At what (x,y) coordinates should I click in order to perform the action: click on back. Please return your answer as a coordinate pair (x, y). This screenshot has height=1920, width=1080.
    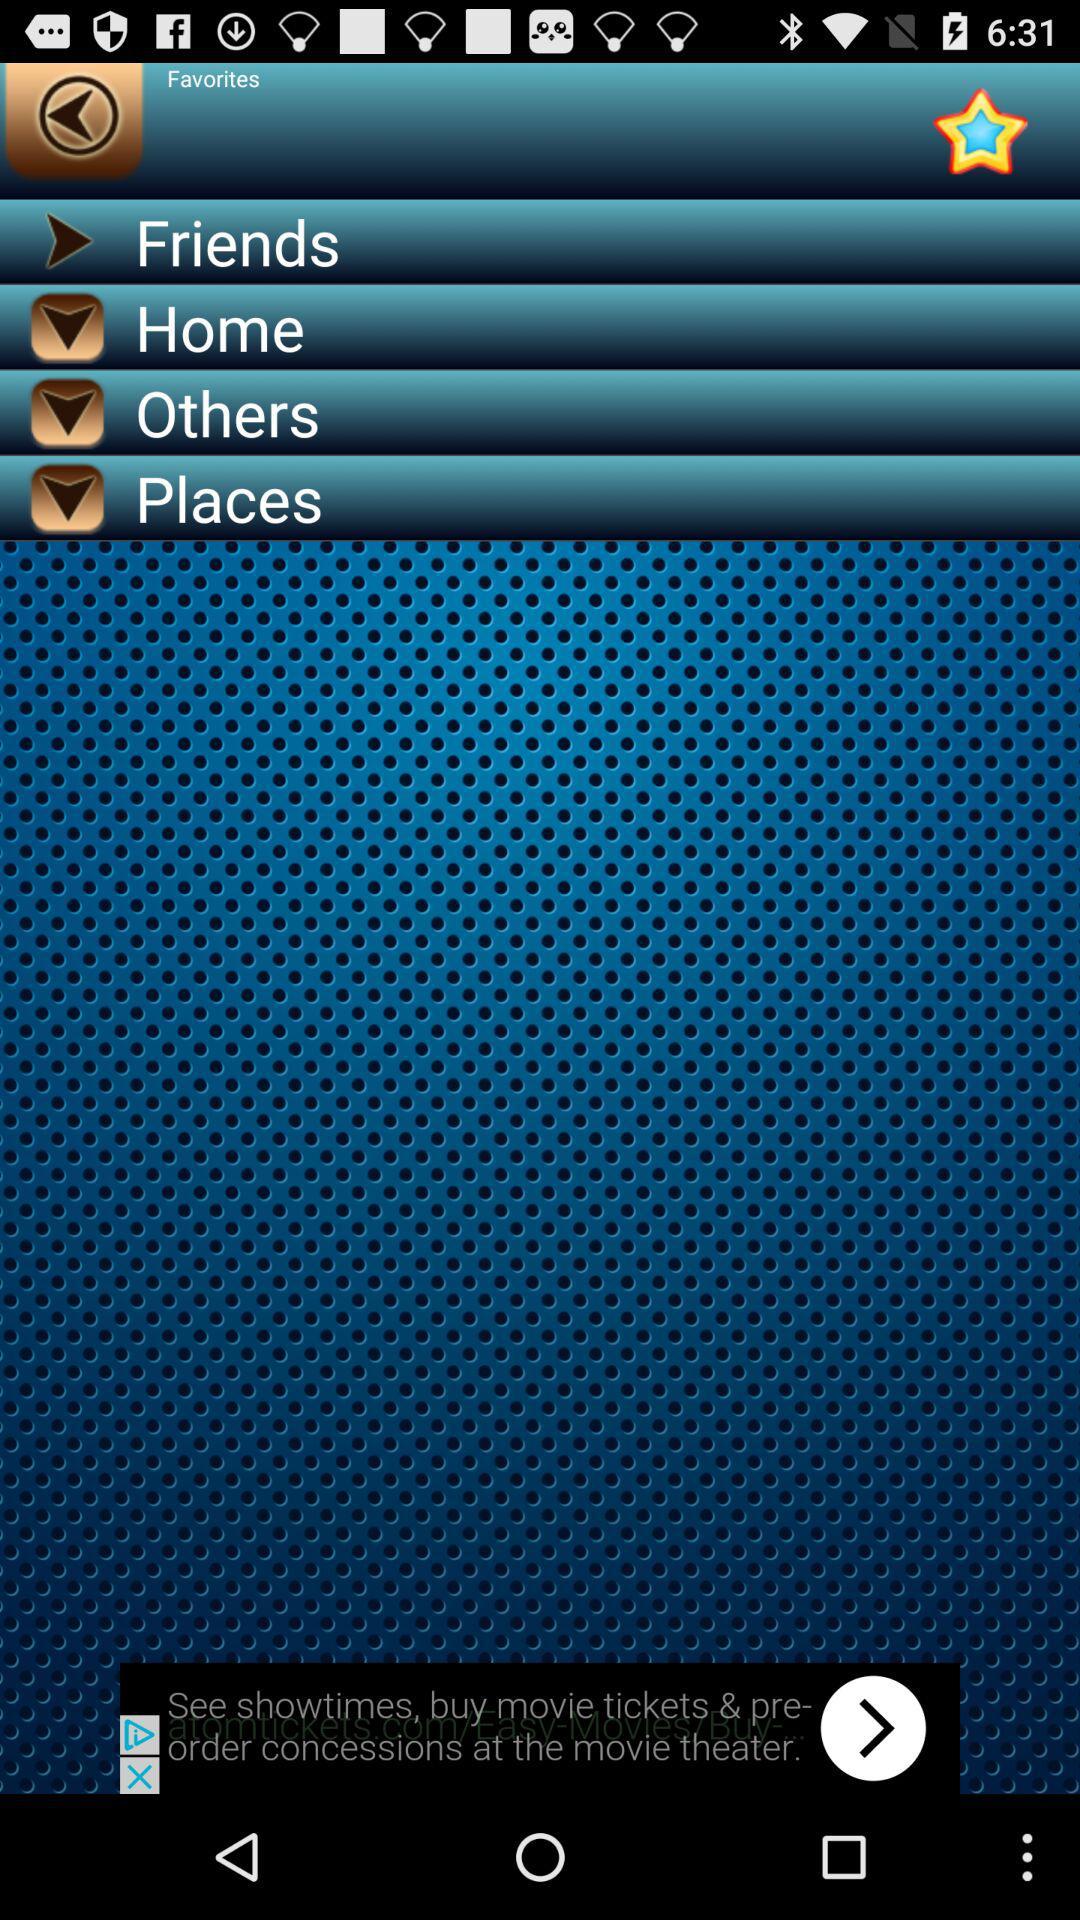
    Looking at the image, I should click on (540, 1727).